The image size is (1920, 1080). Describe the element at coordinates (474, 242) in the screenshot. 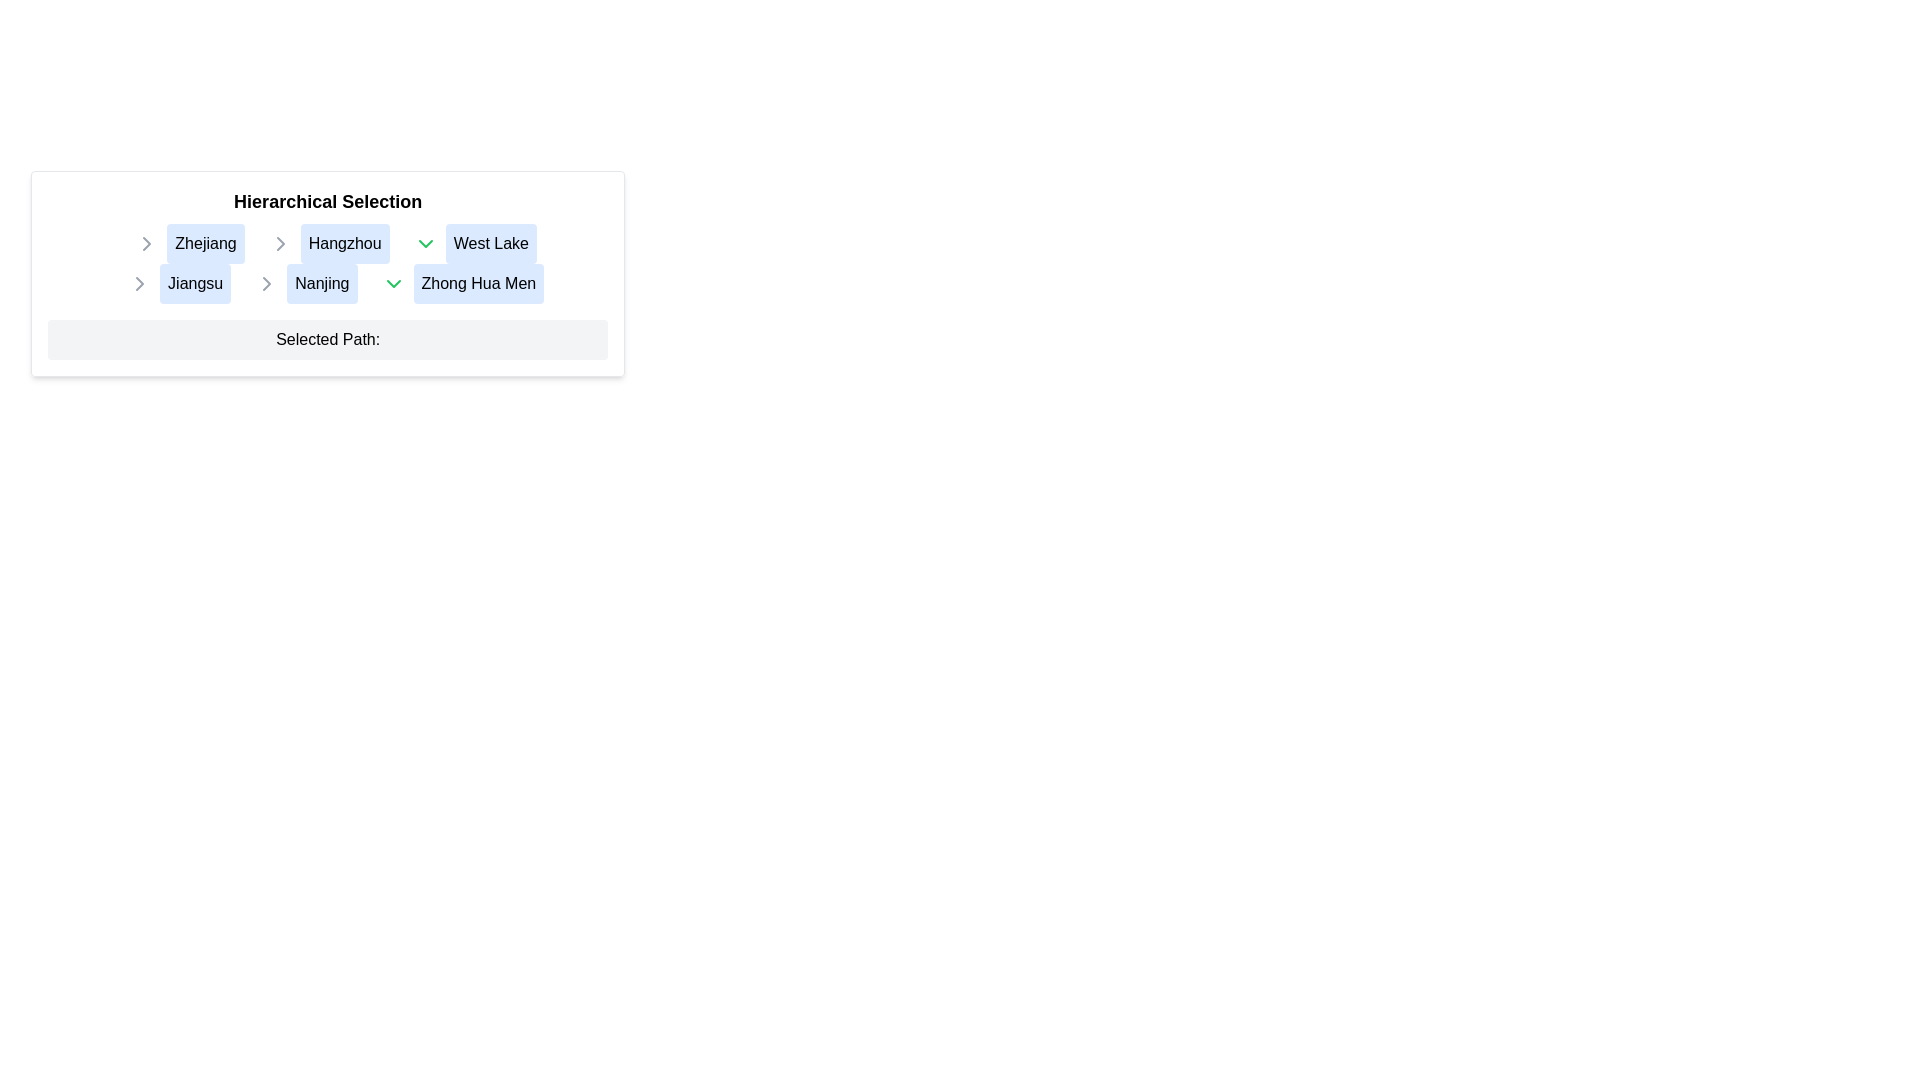

I see `the 'West Lake' selectable button element located` at that location.